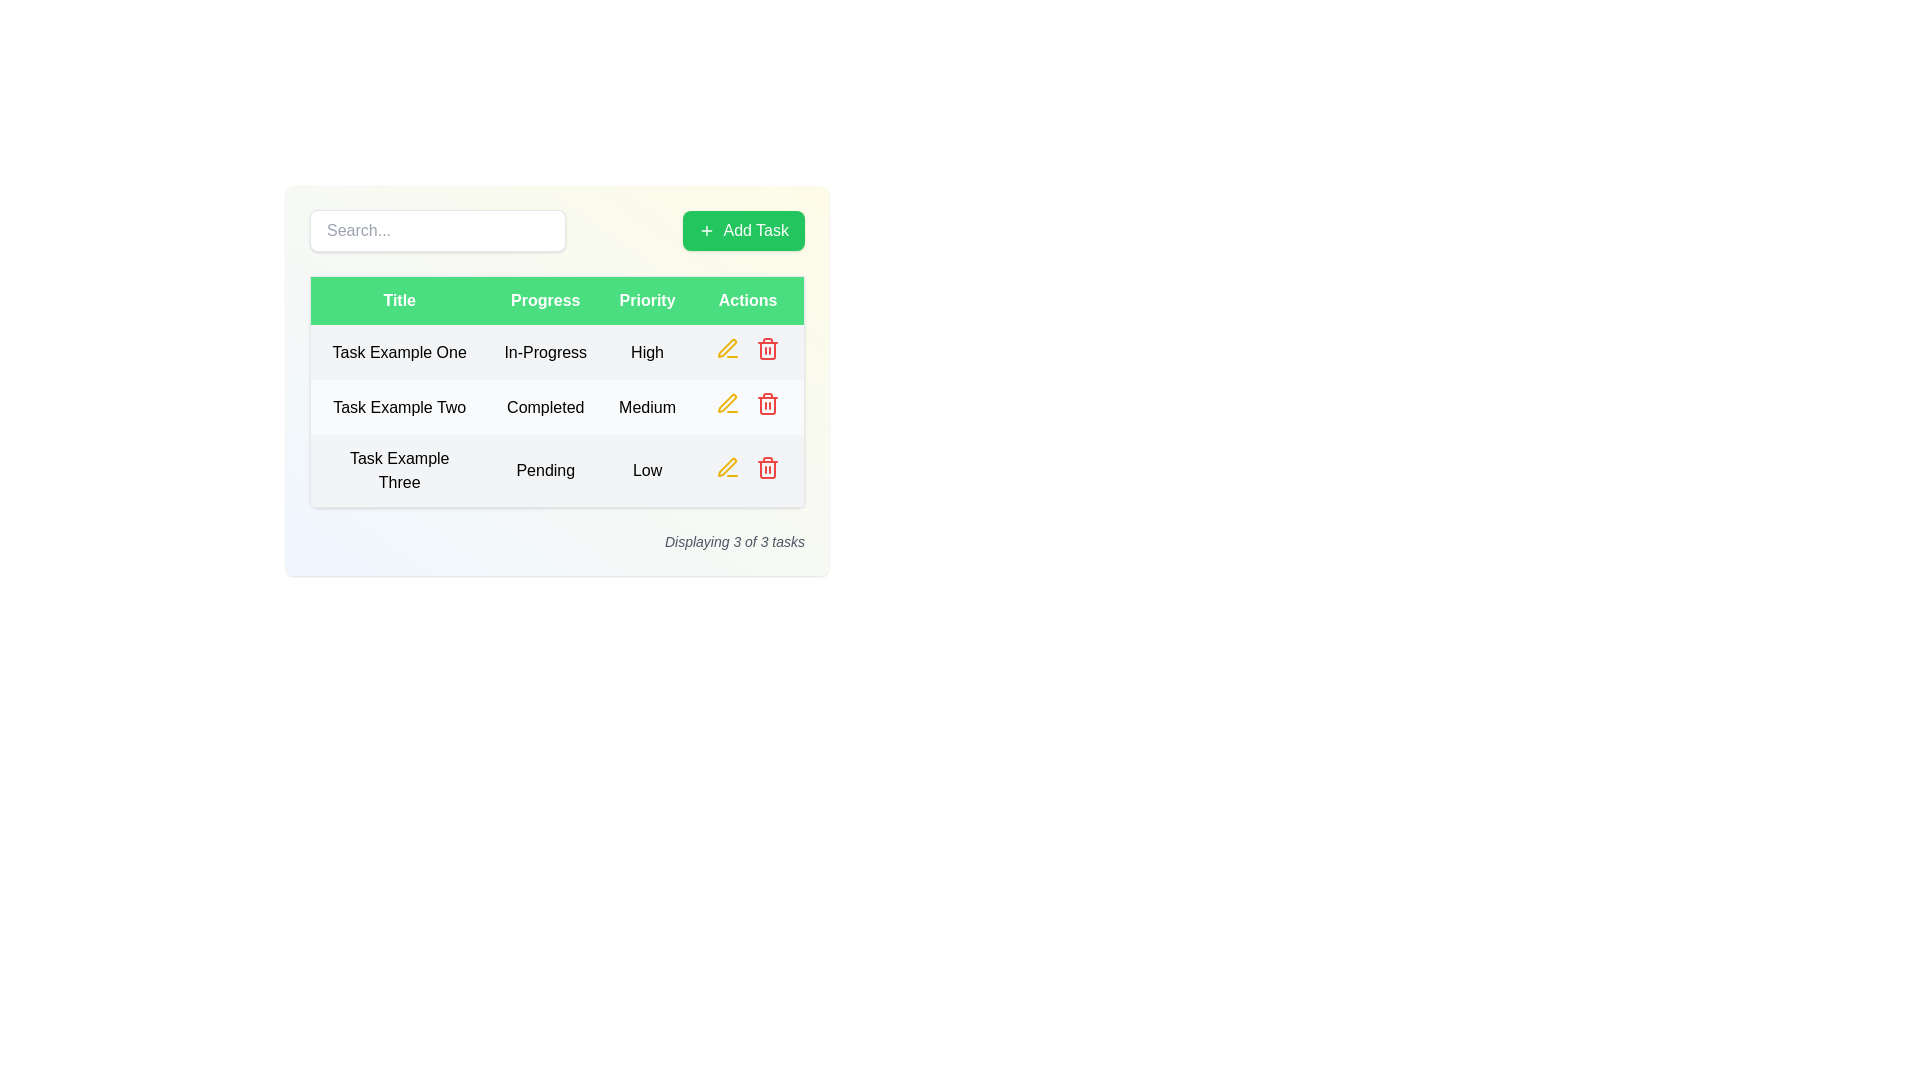 The height and width of the screenshot is (1080, 1920). I want to click on the text label in the first cell of the third row under the 'Title' column, so click(399, 471).